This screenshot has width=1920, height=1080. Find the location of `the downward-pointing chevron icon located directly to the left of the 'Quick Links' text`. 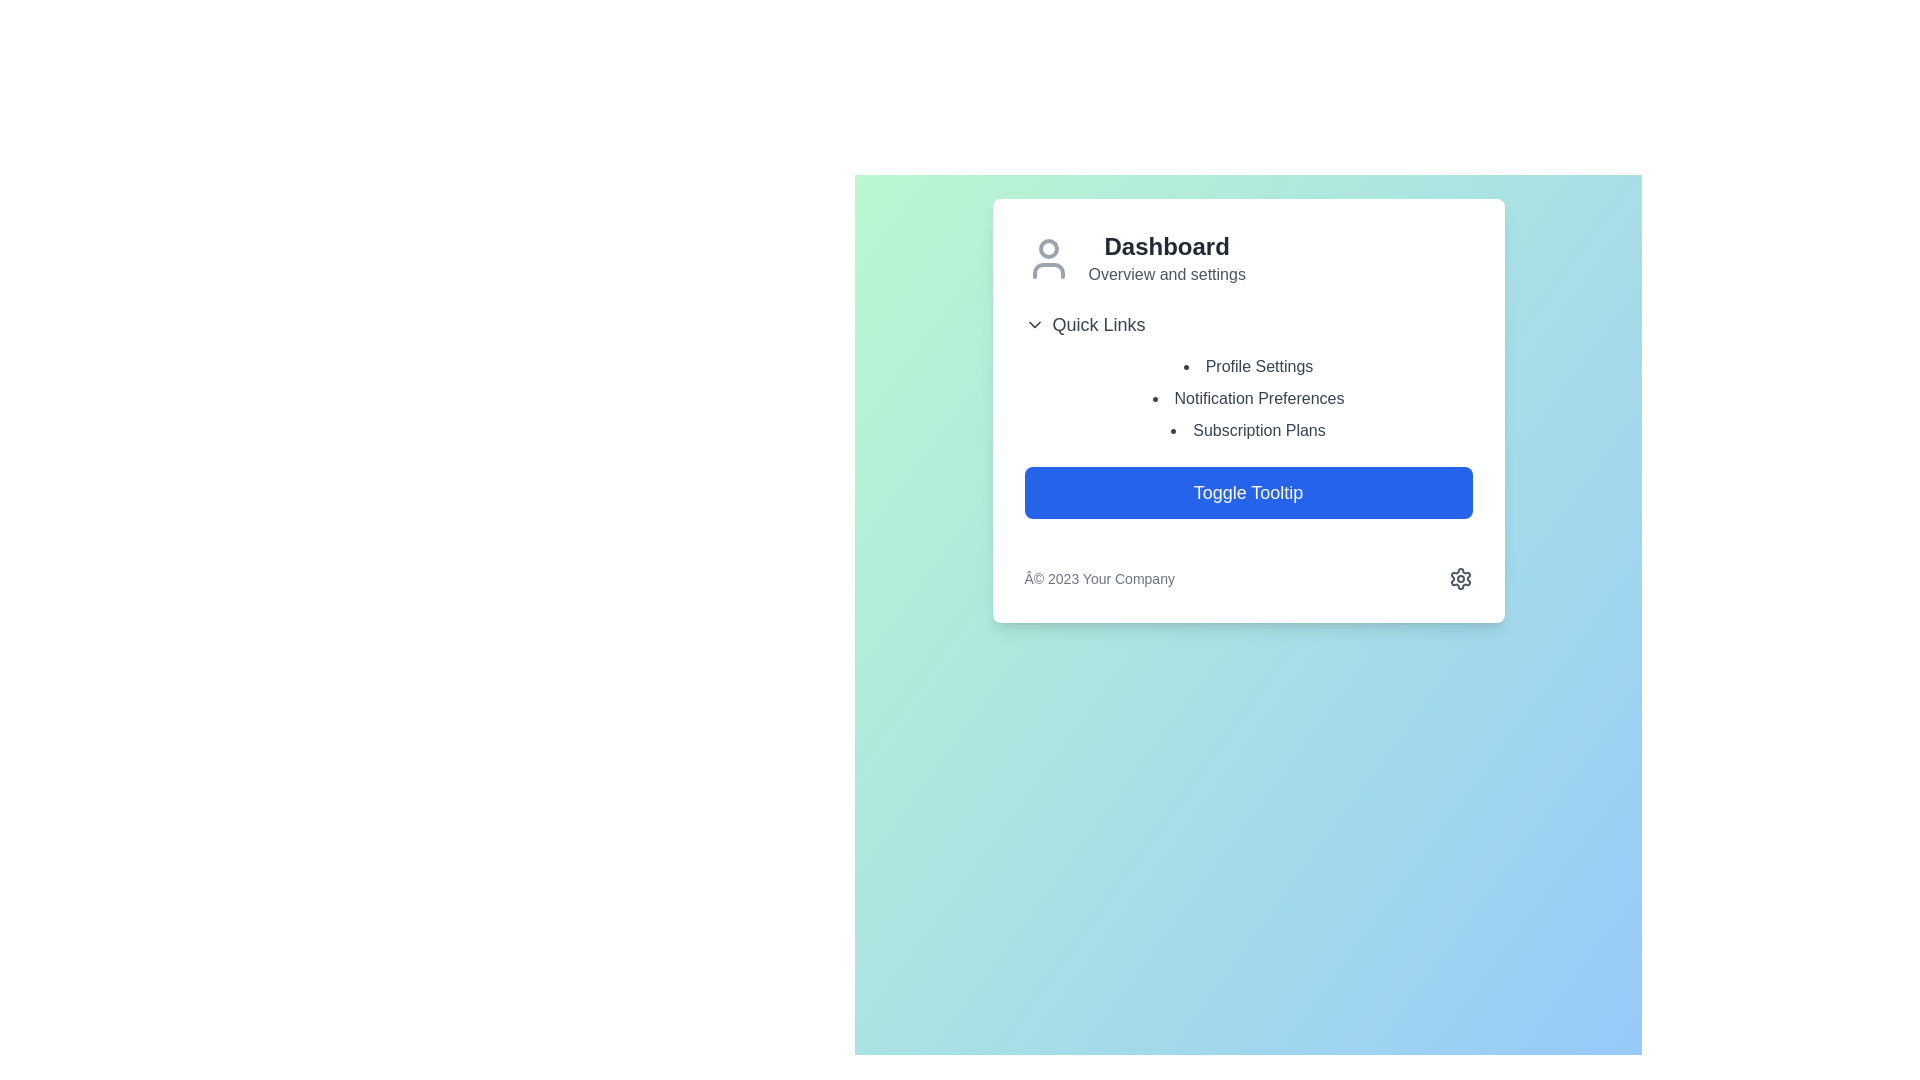

the downward-pointing chevron icon located directly to the left of the 'Quick Links' text is located at coordinates (1034, 323).